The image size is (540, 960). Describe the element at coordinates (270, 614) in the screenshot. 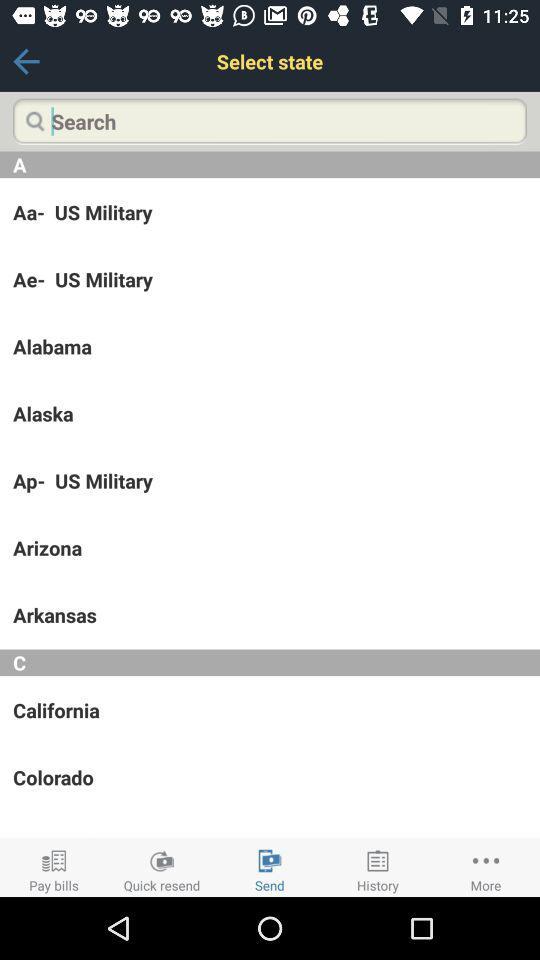

I see `icon above c icon` at that location.